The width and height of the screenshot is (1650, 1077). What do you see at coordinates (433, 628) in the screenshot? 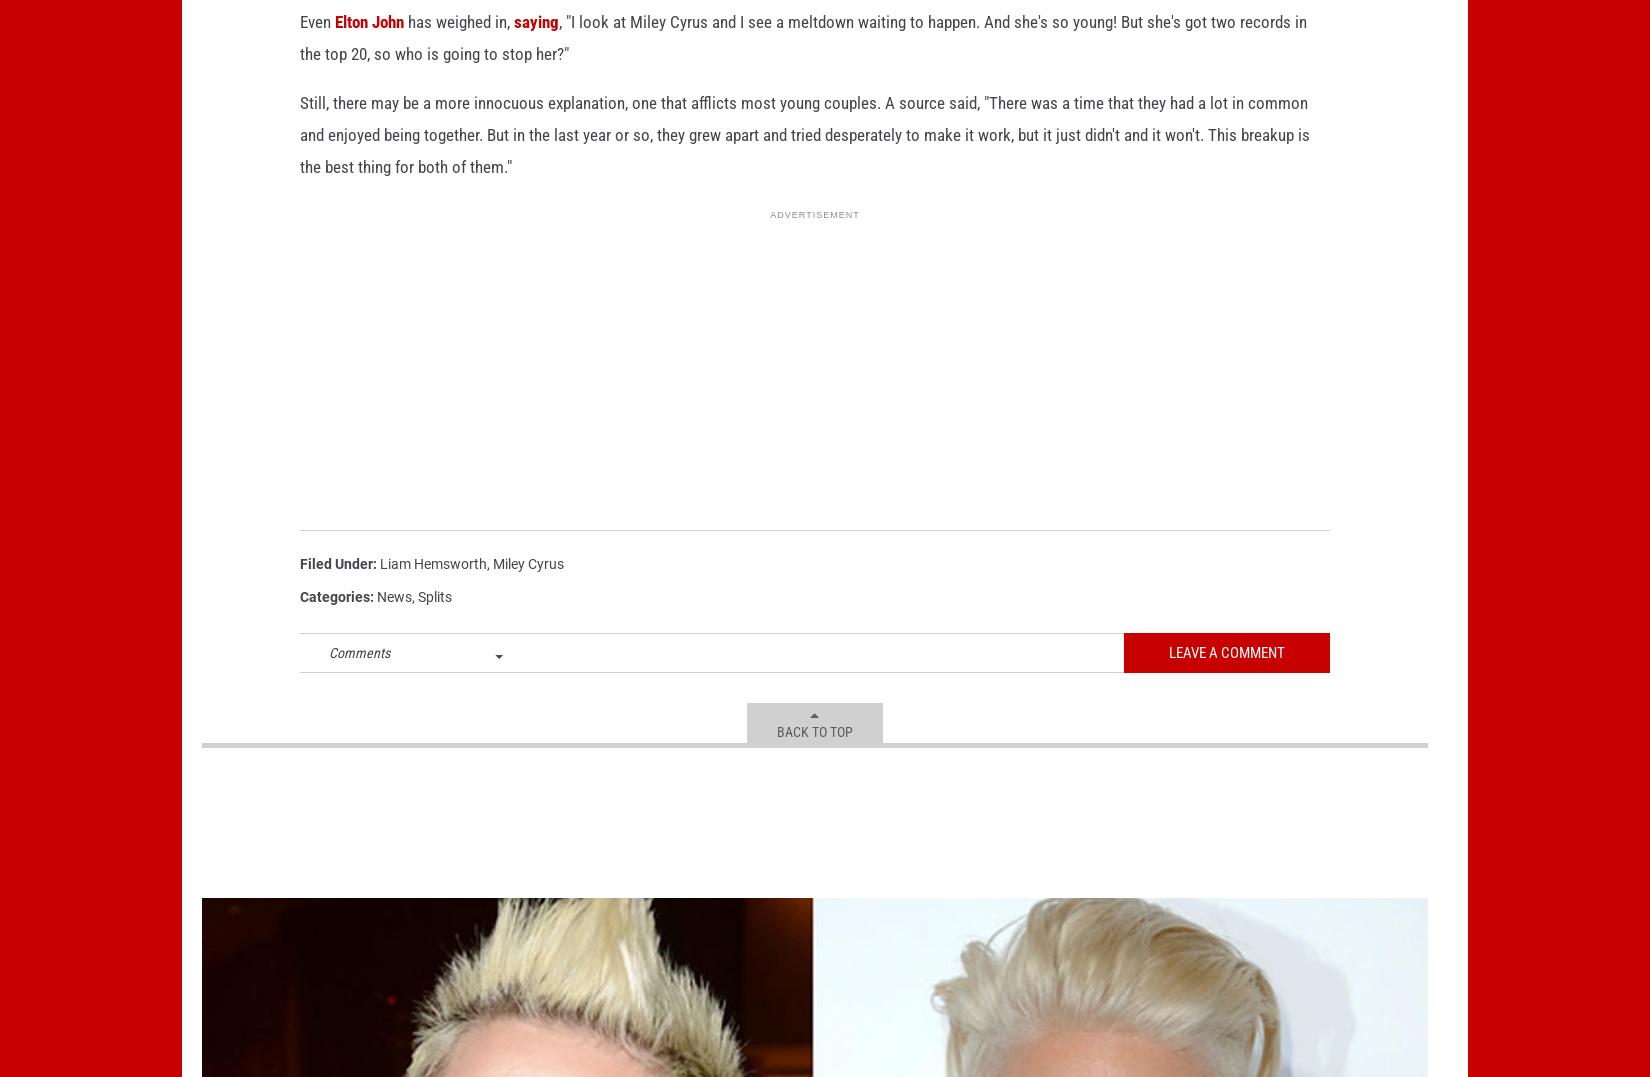
I see `'Splits'` at bounding box center [433, 628].